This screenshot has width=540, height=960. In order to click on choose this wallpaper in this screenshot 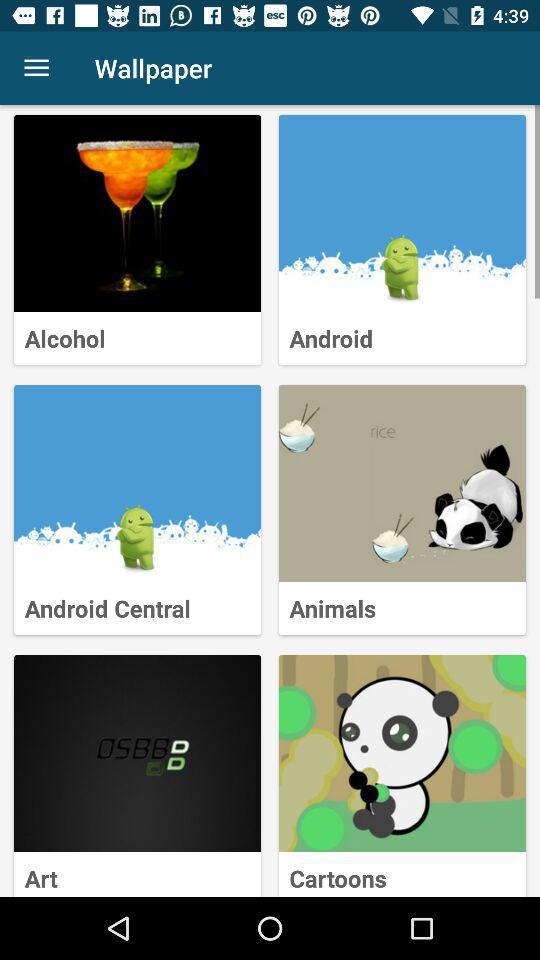, I will do `click(136, 482)`.